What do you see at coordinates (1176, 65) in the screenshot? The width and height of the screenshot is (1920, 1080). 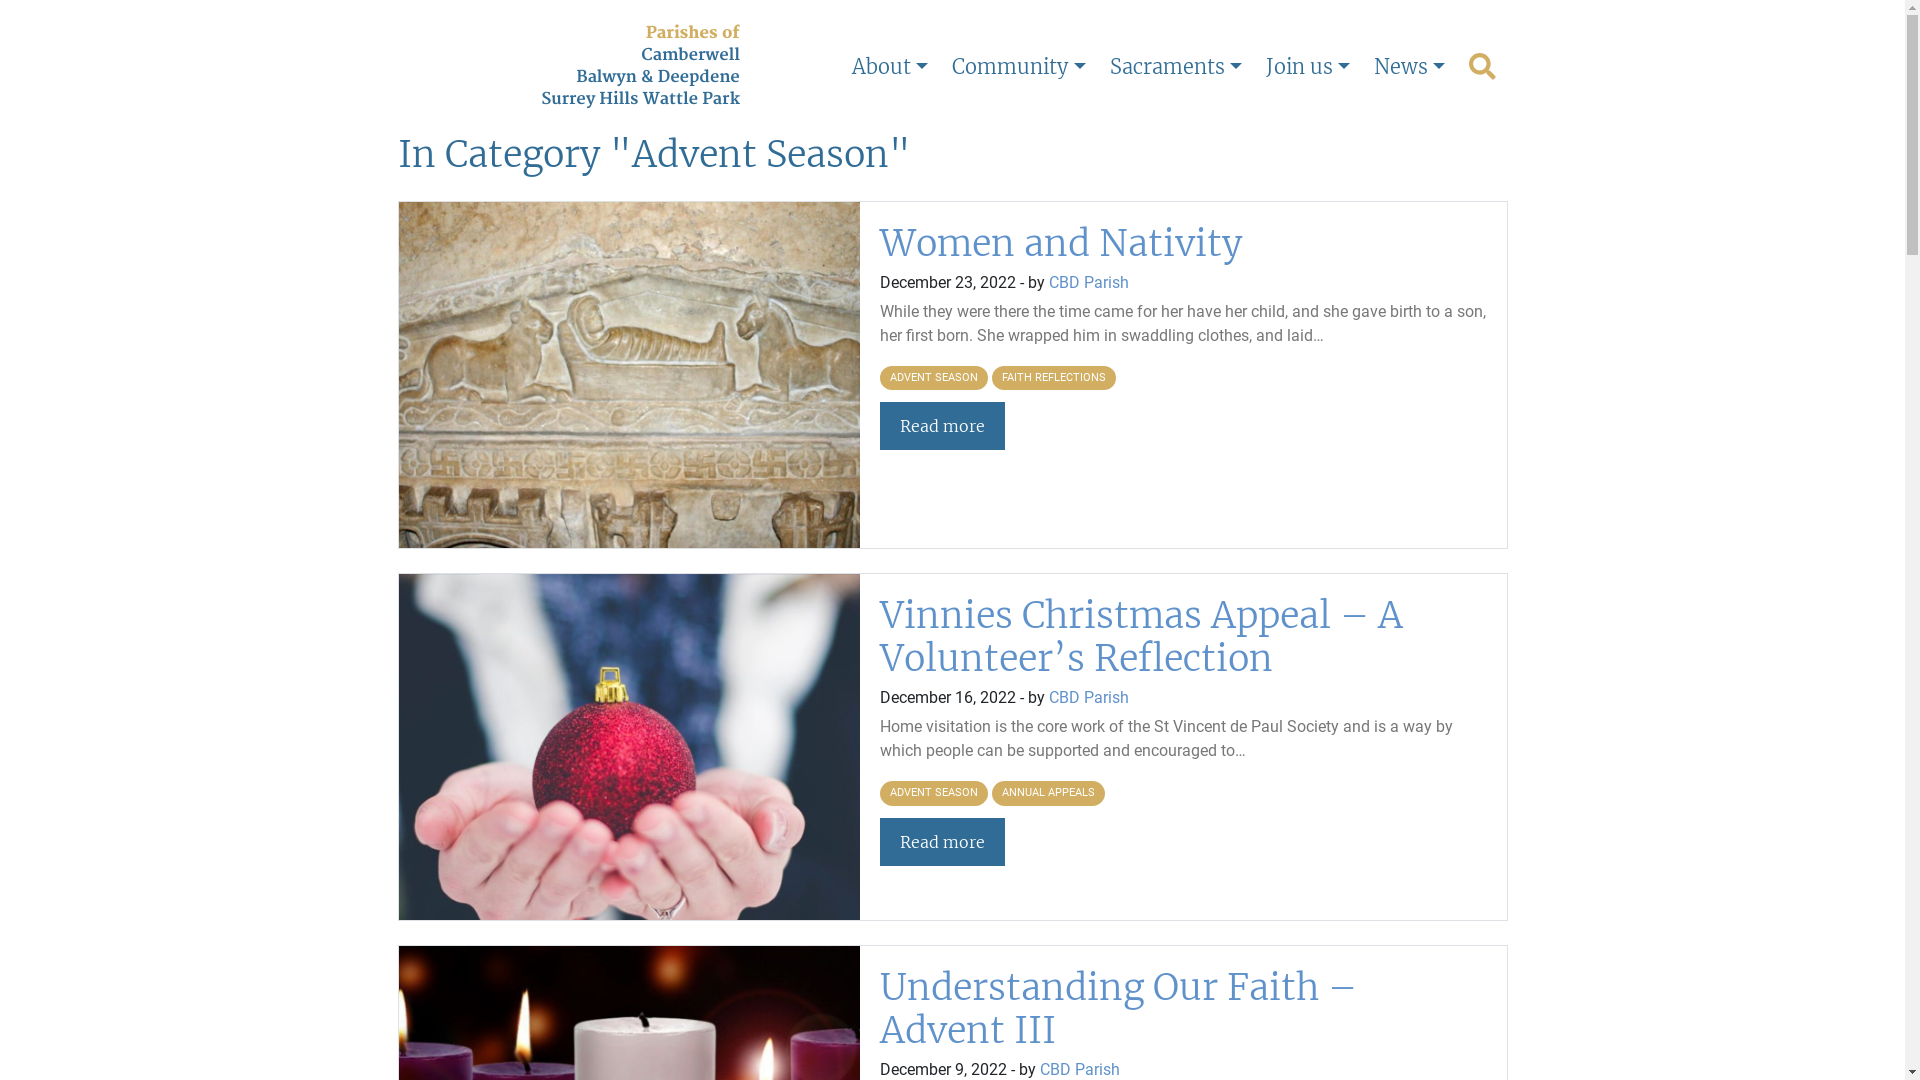 I see `'Sacraments'` at bounding box center [1176, 65].